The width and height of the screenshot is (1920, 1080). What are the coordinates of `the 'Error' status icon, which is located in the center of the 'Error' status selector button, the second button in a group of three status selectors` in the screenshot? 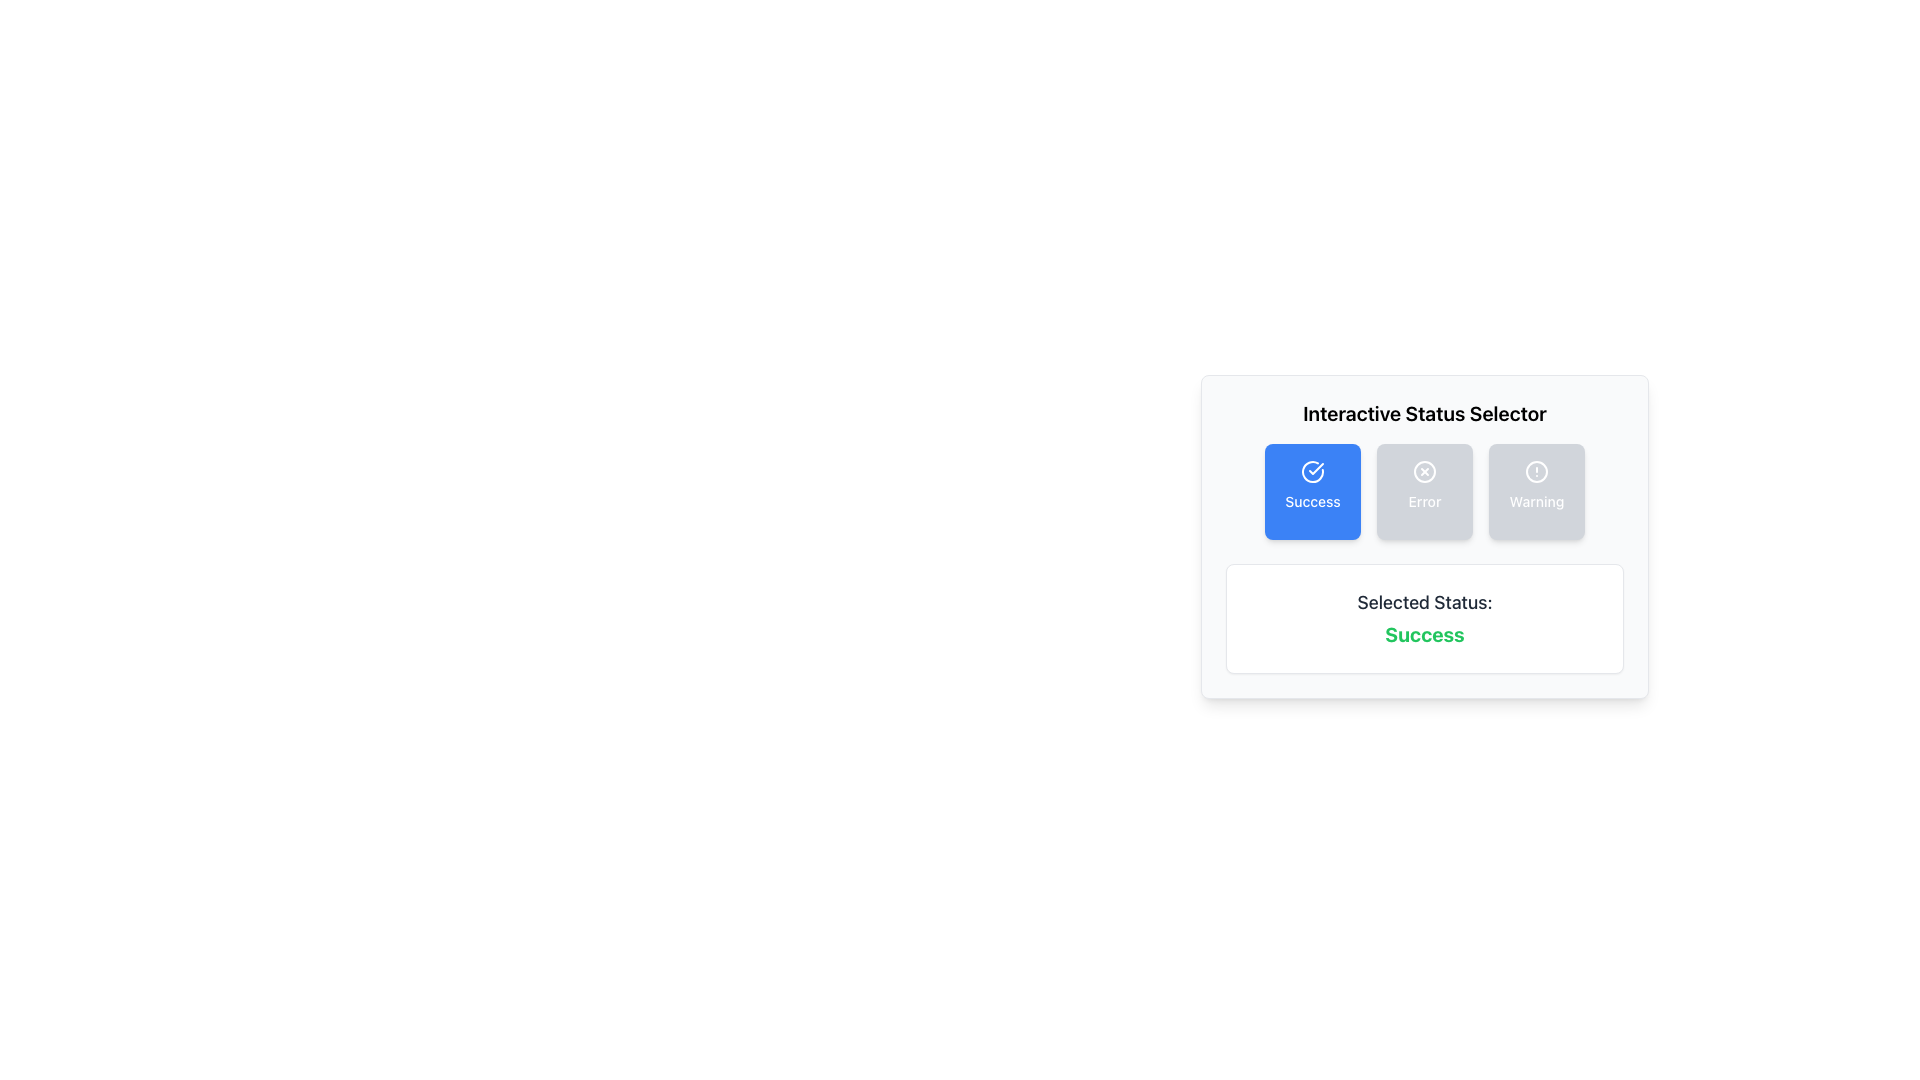 It's located at (1424, 471).